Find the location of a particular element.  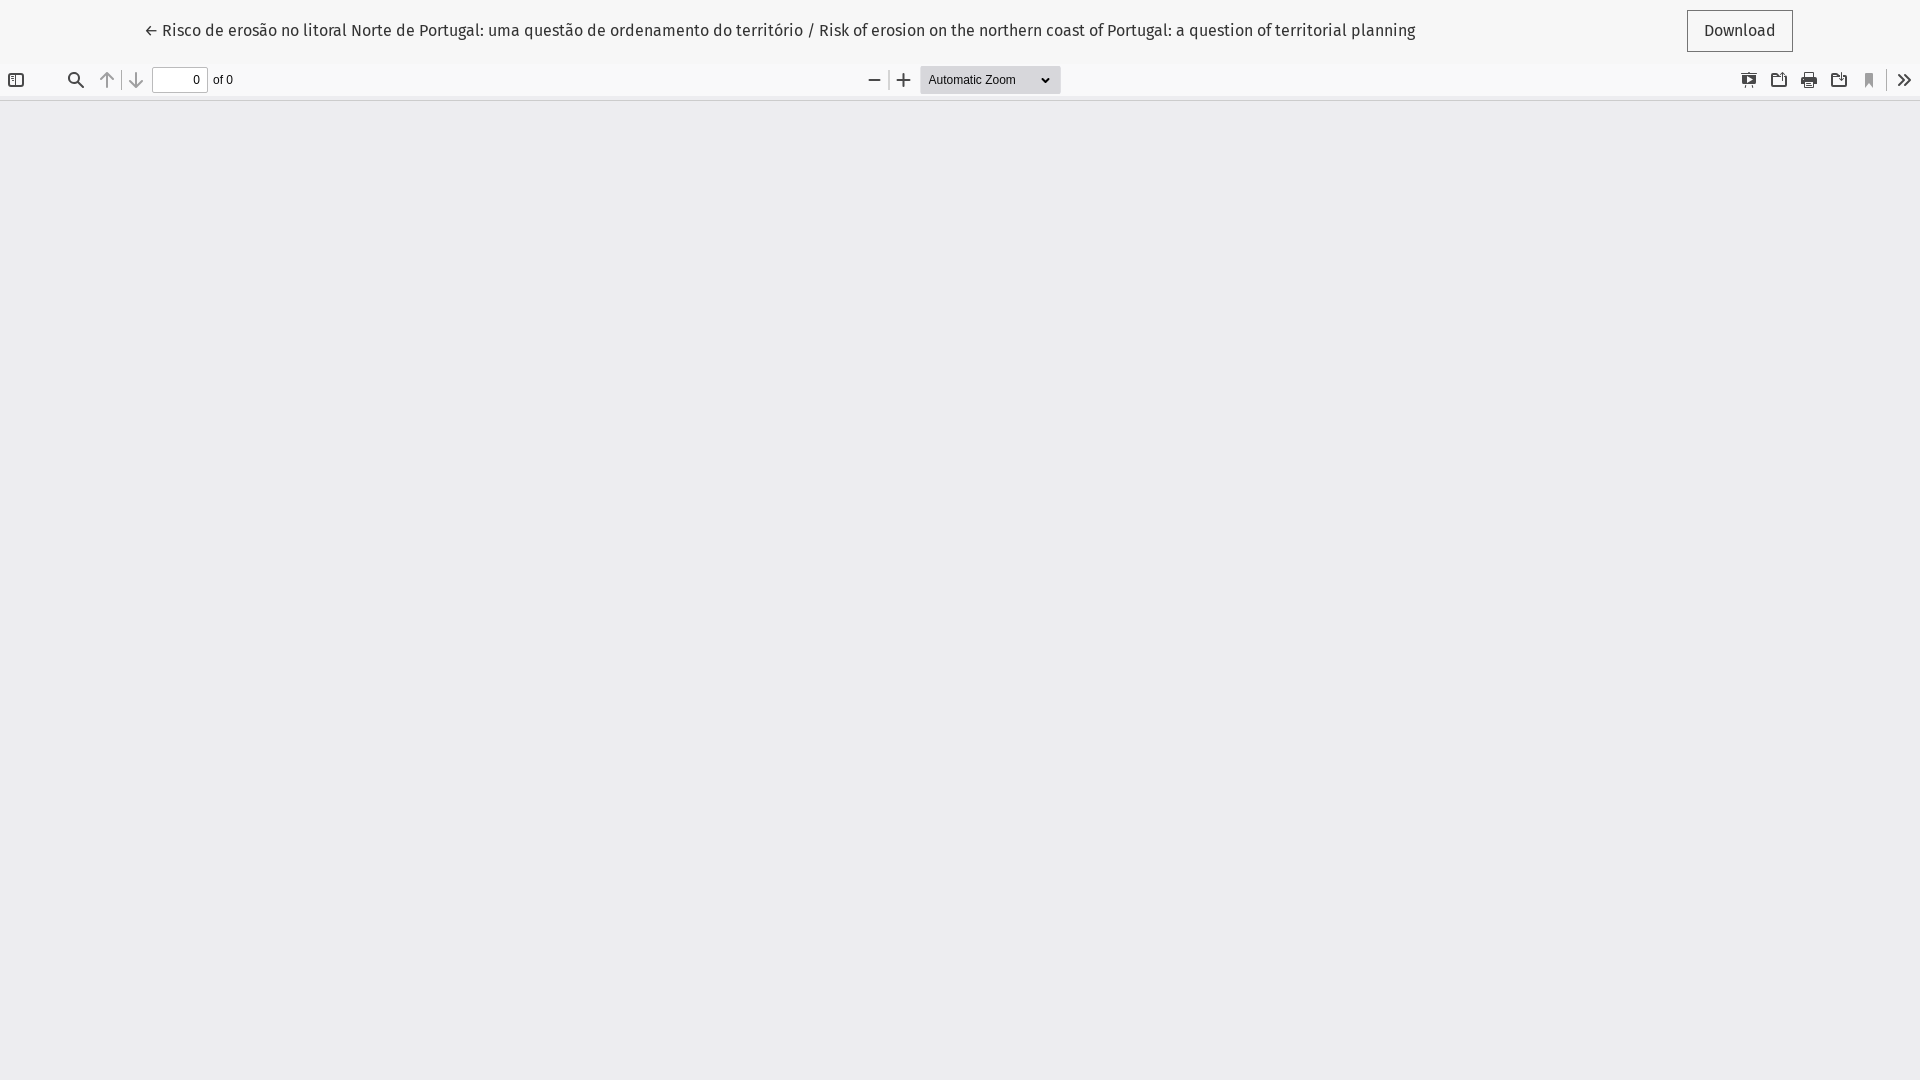

'Download' is located at coordinates (1738, 30).